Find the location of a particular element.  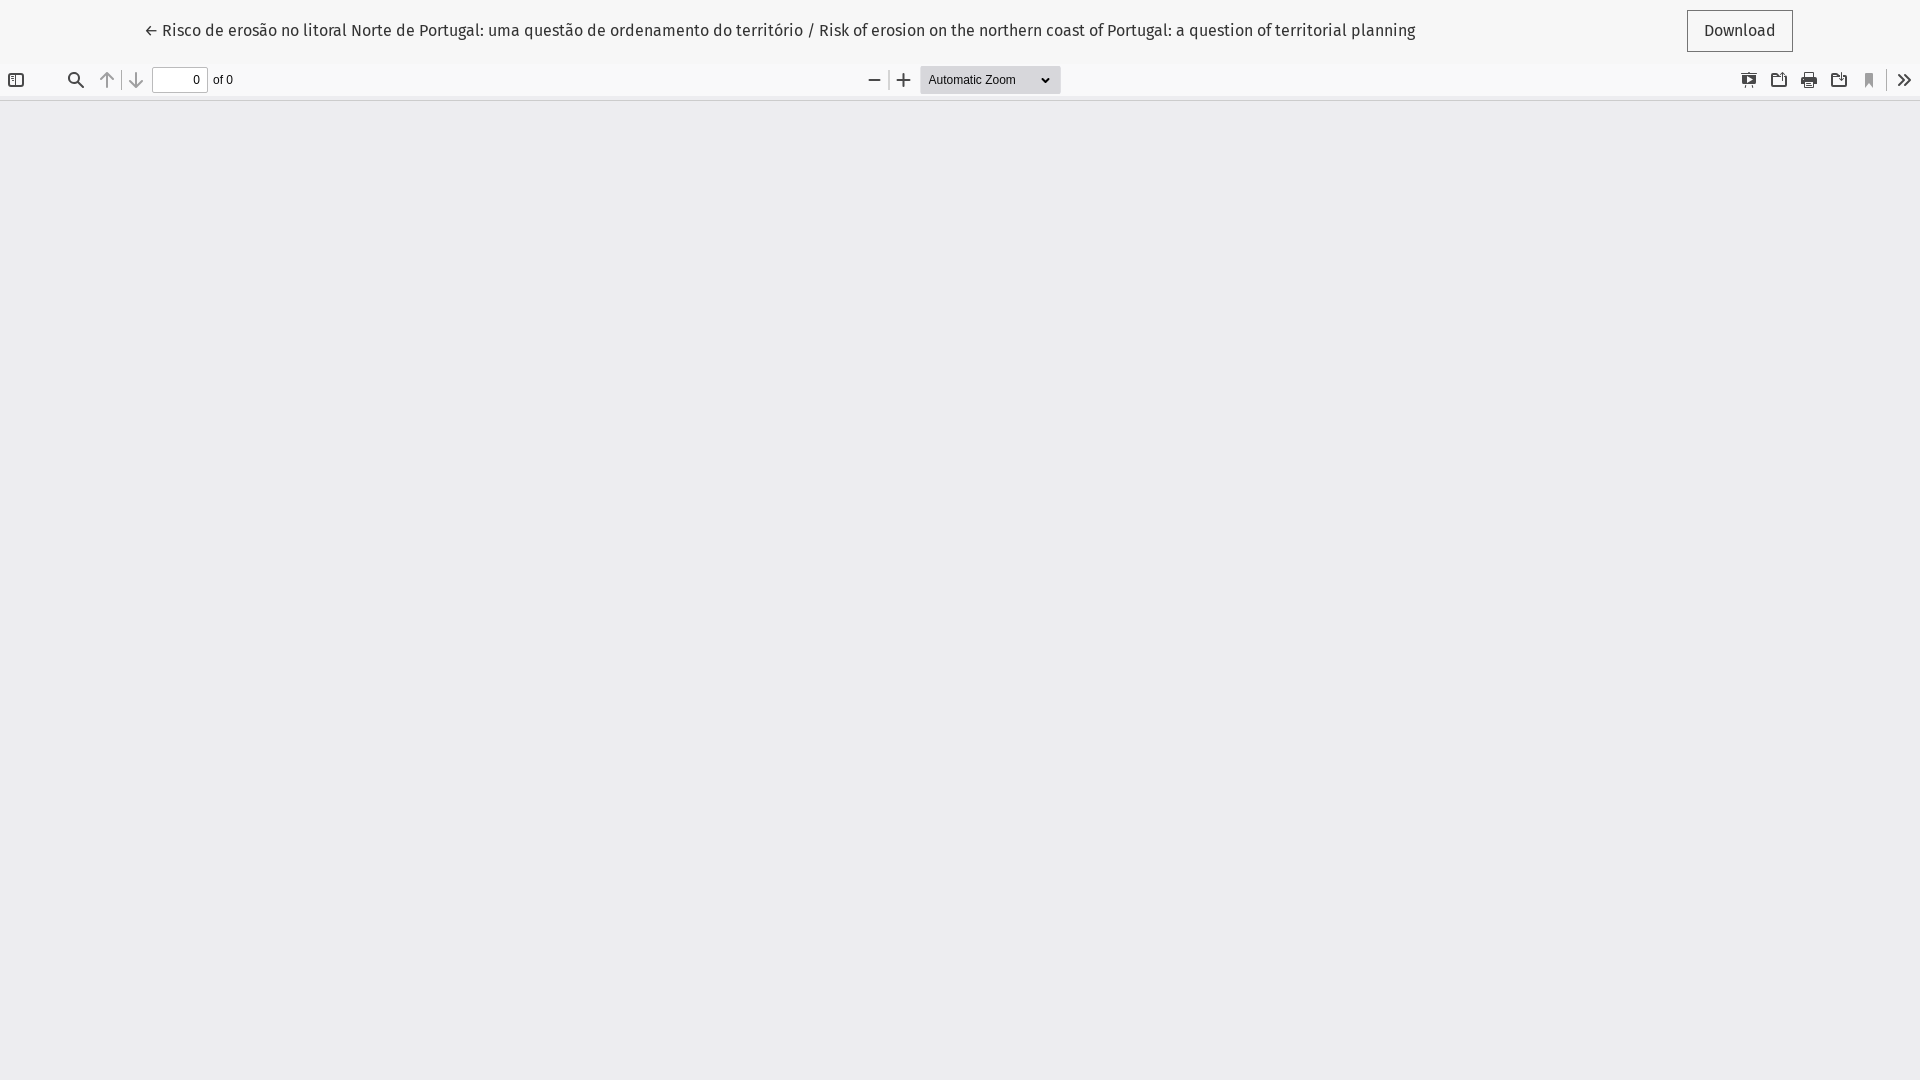

'Download' is located at coordinates (1738, 30).